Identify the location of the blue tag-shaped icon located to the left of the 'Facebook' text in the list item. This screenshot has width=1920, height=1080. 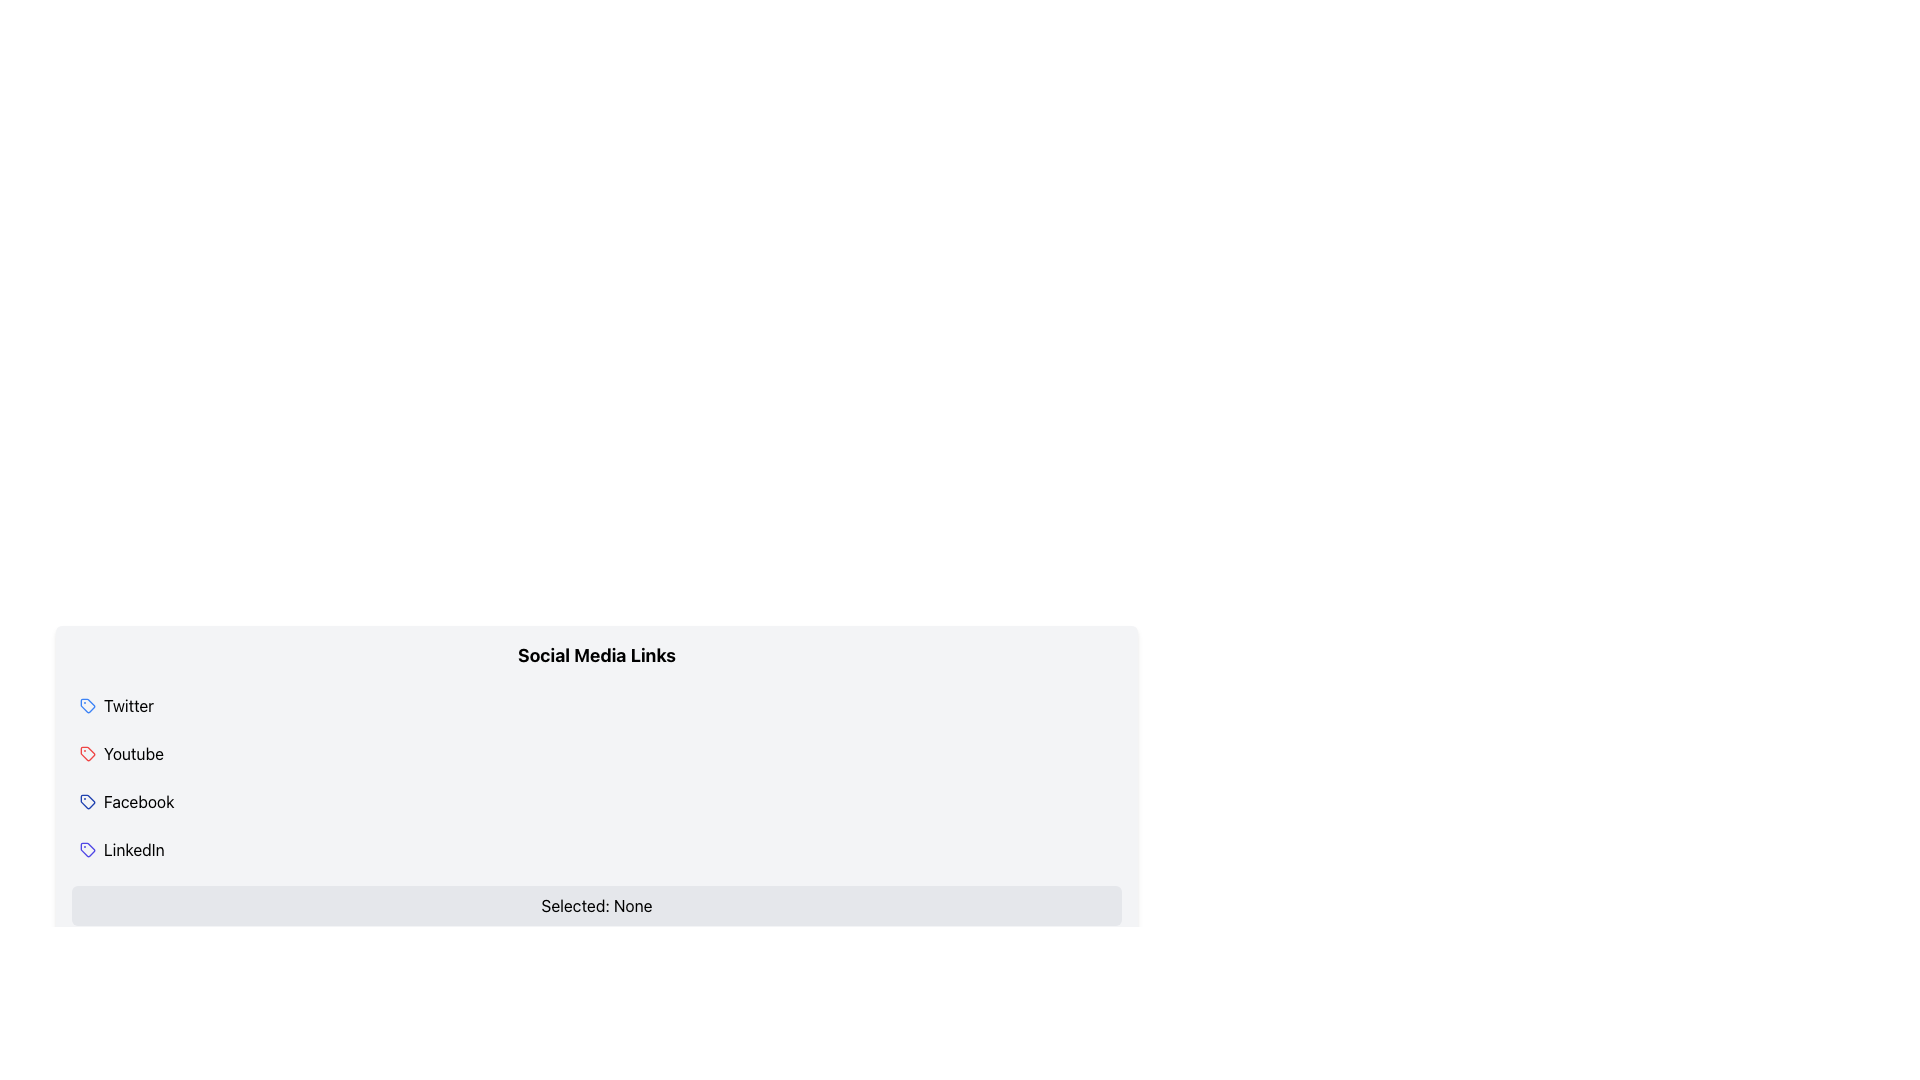
(86, 801).